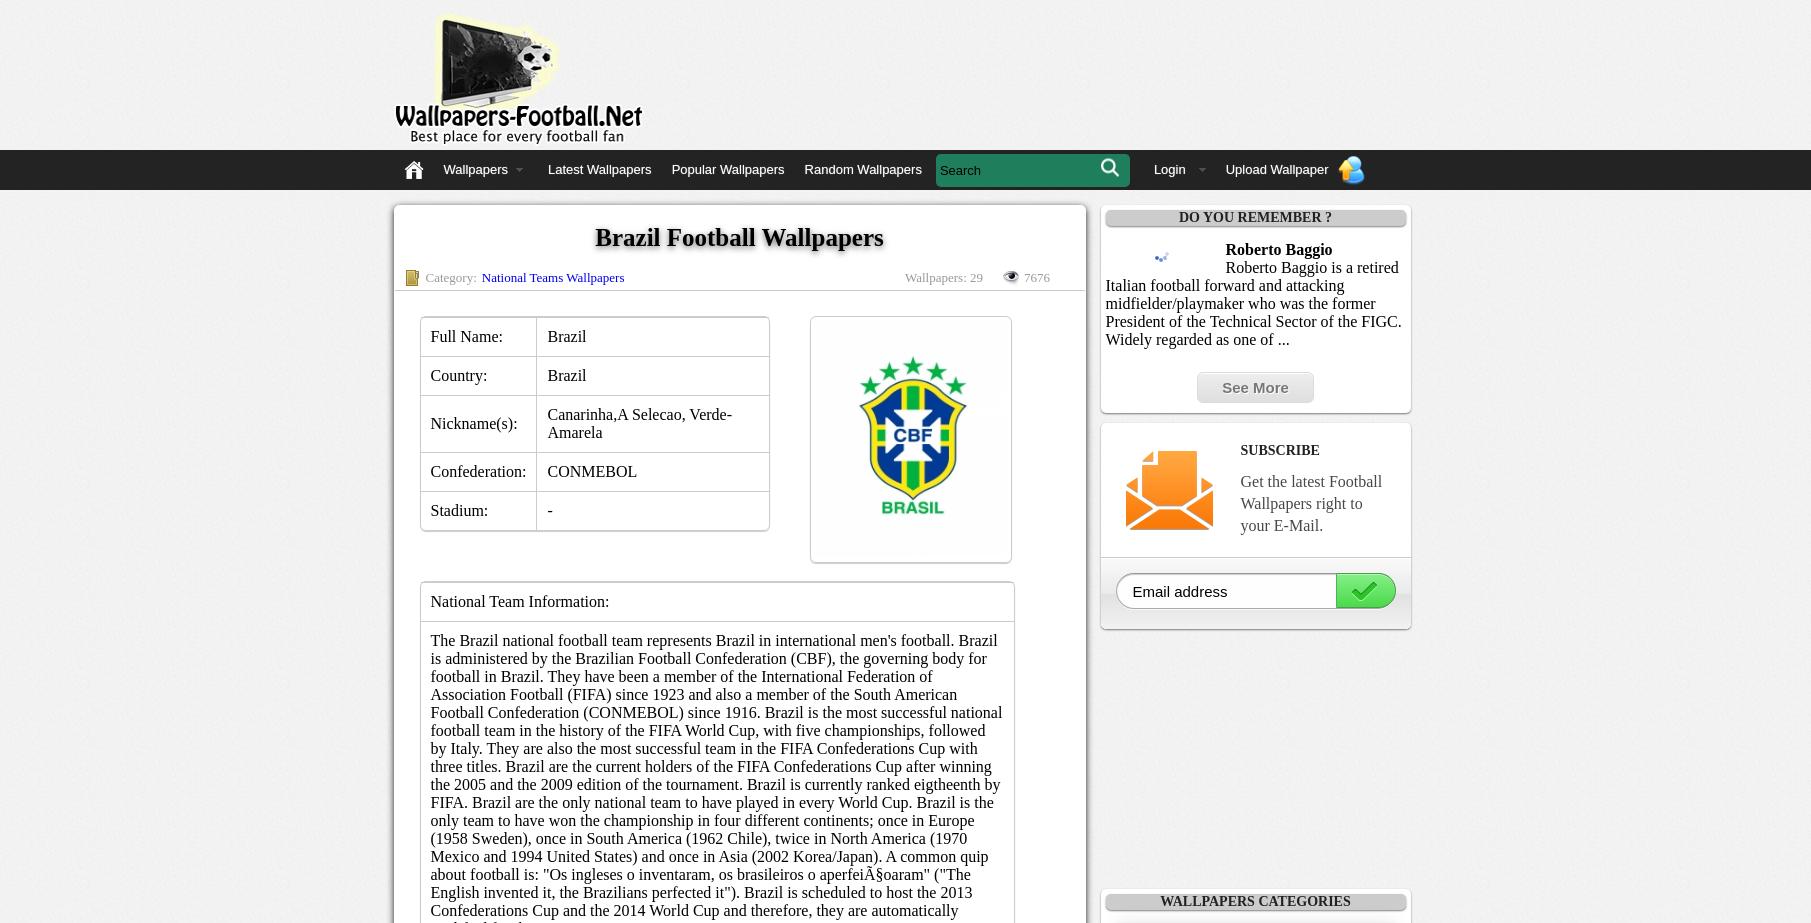  Describe the element at coordinates (862, 169) in the screenshot. I see `'Random Wallpapers'` at that location.